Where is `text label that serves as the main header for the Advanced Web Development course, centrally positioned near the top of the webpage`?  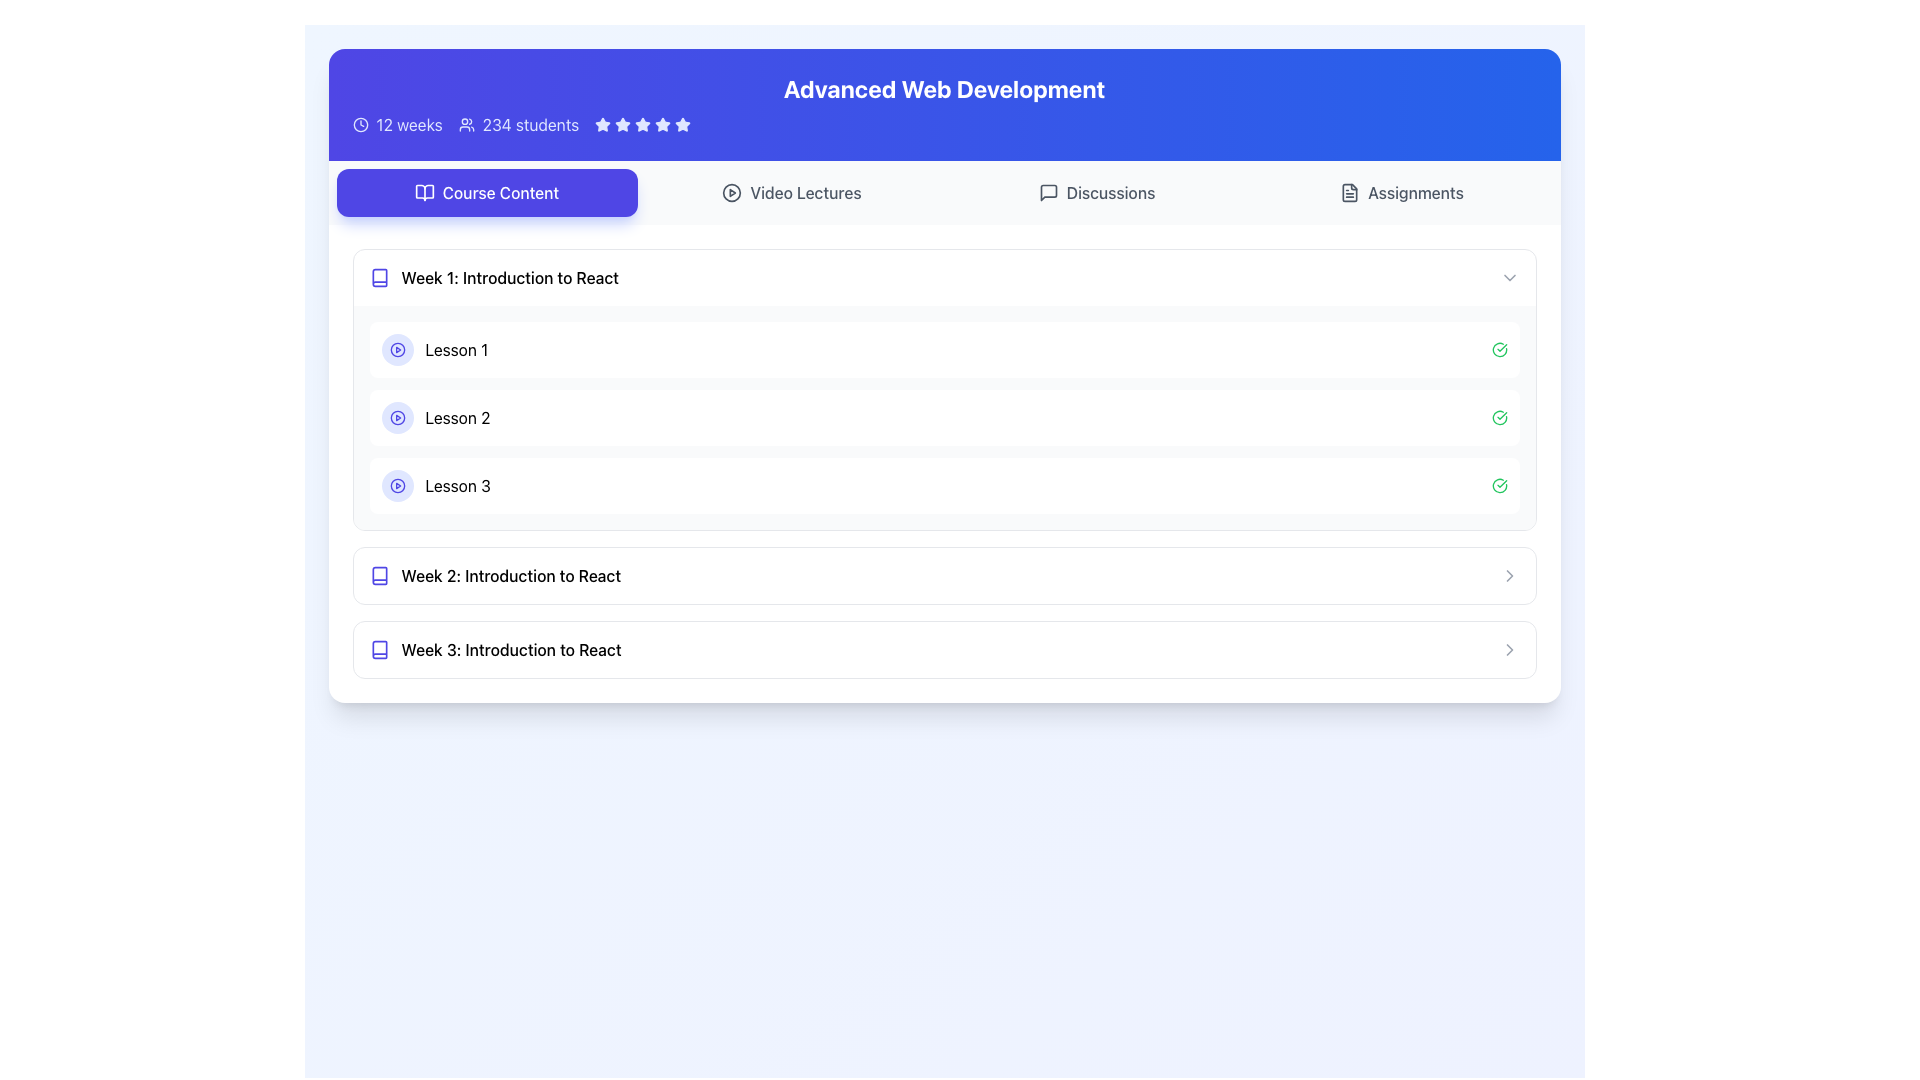 text label that serves as the main header for the Advanced Web Development course, centrally positioned near the top of the webpage is located at coordinates (943, 87).